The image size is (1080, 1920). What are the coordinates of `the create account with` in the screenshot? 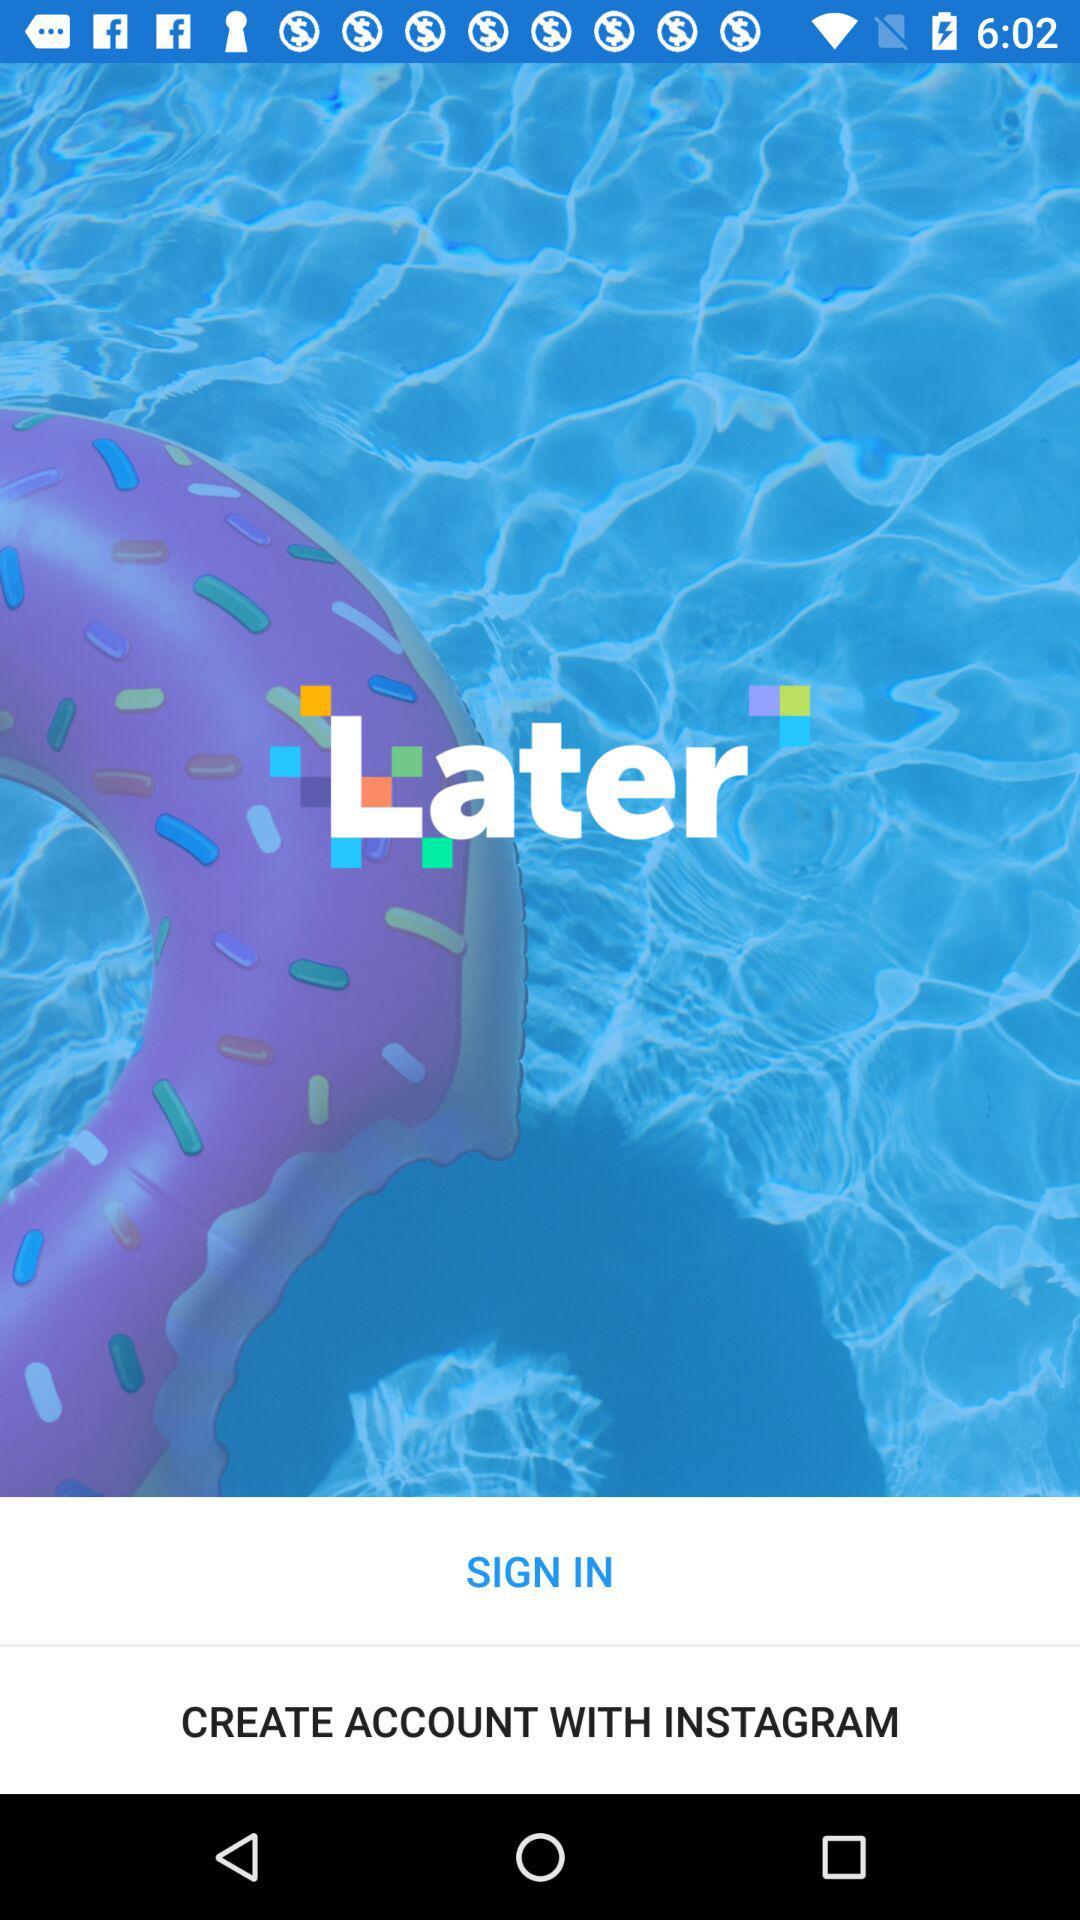 It's located at (540, 1719).